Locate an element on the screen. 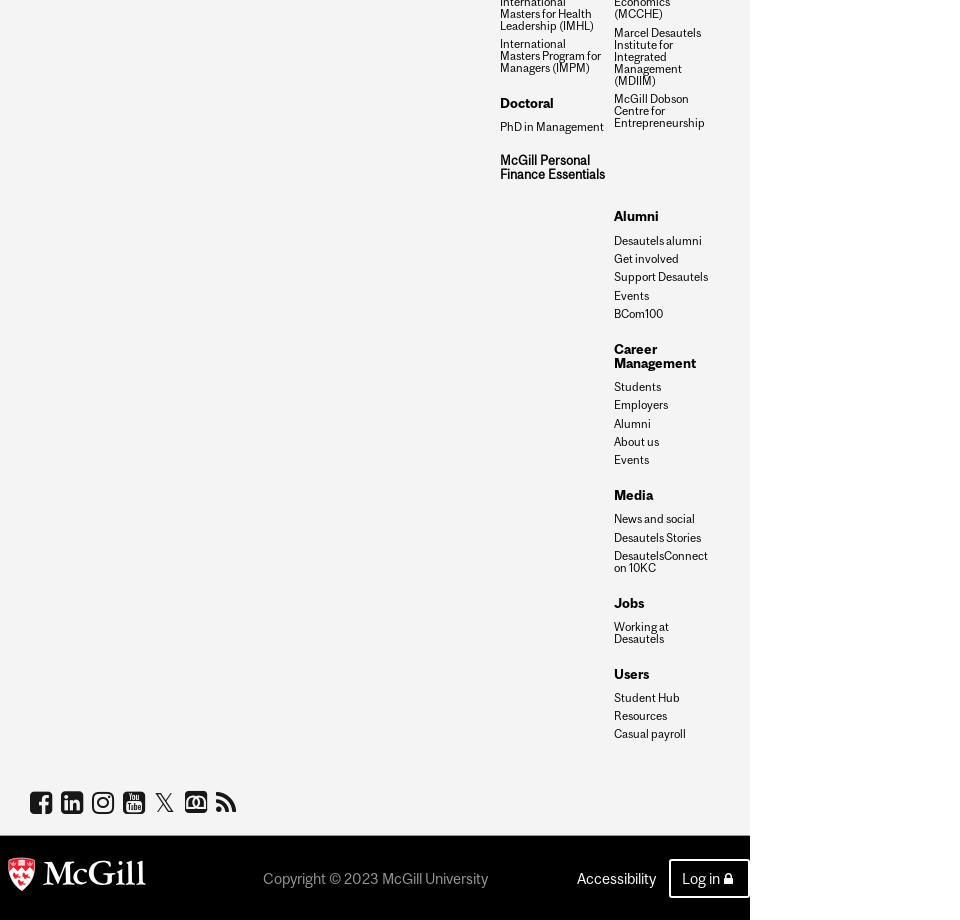 The height and width of the screenshot is (920, 960). 'Get involved' is located at coordinates (645, 257).